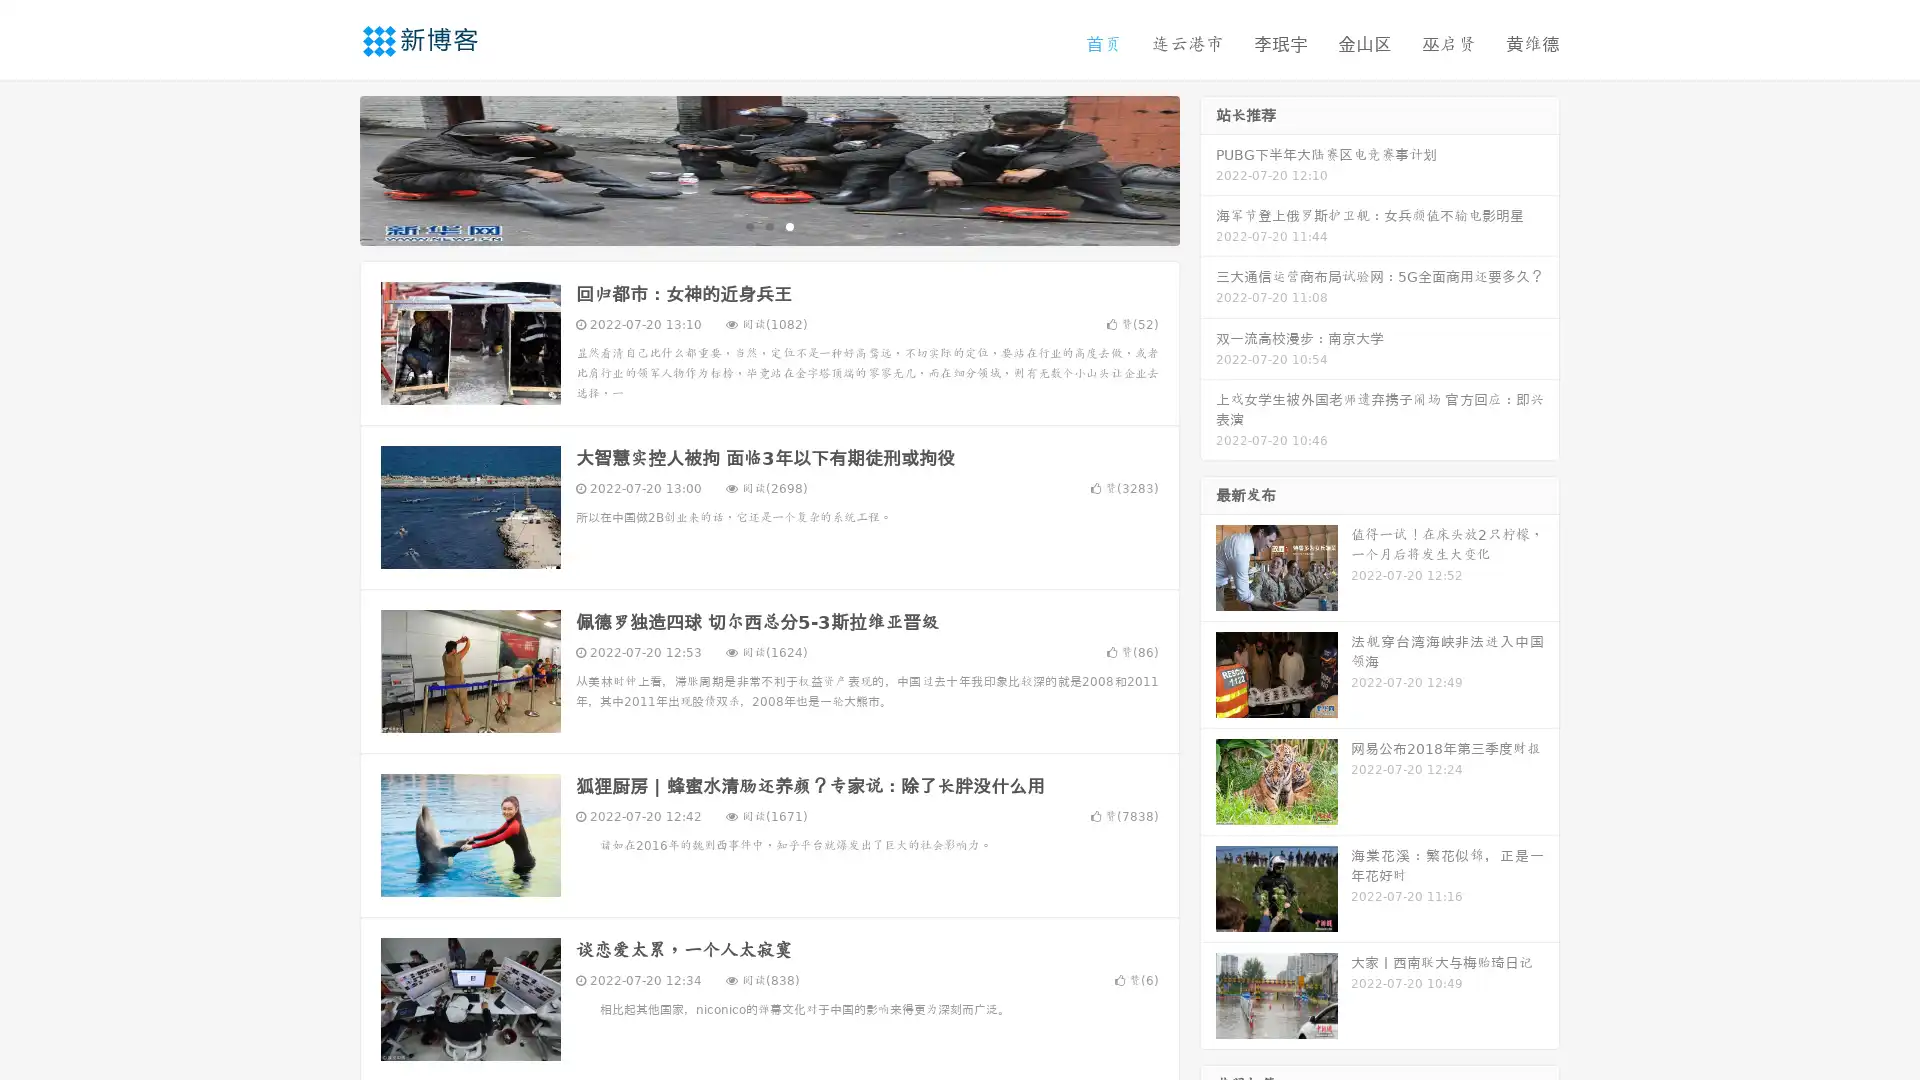  Describe the element at coordinates (768, 225) in the screenshot. I see `Go to slide 2` at that location.